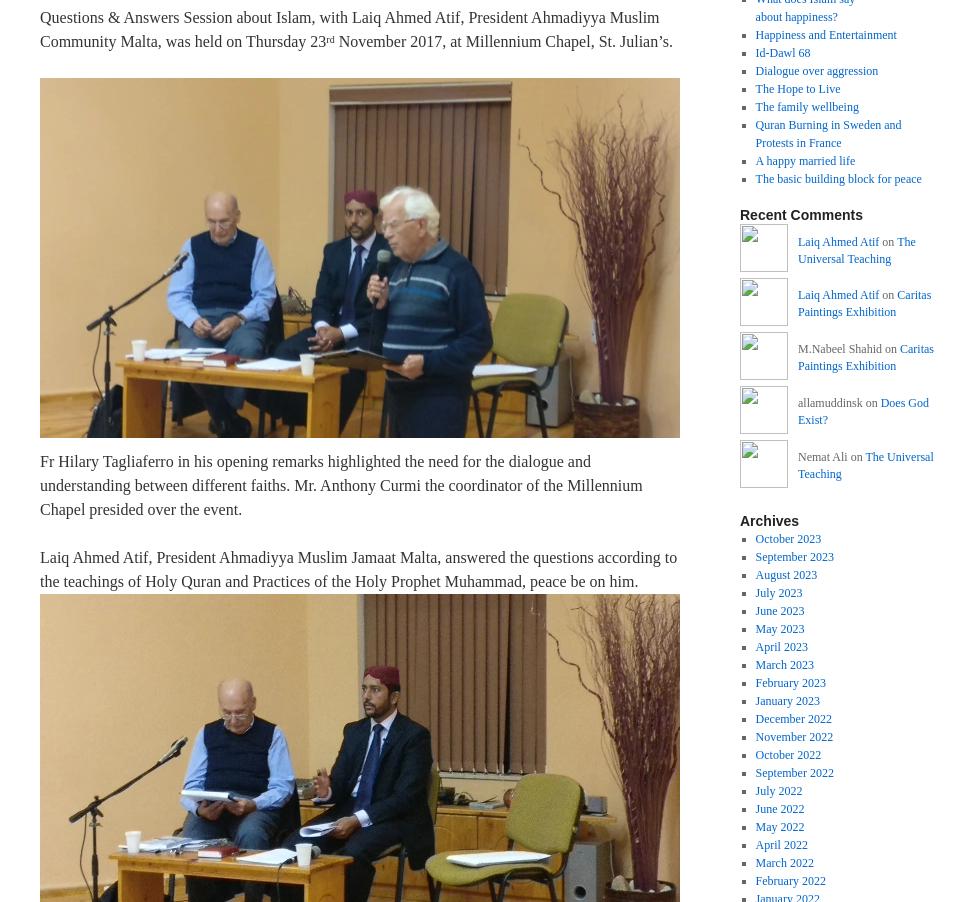  Describe the element at coordinates (754, 160) in the screenshot. I see `'A happy married life'` at that location.